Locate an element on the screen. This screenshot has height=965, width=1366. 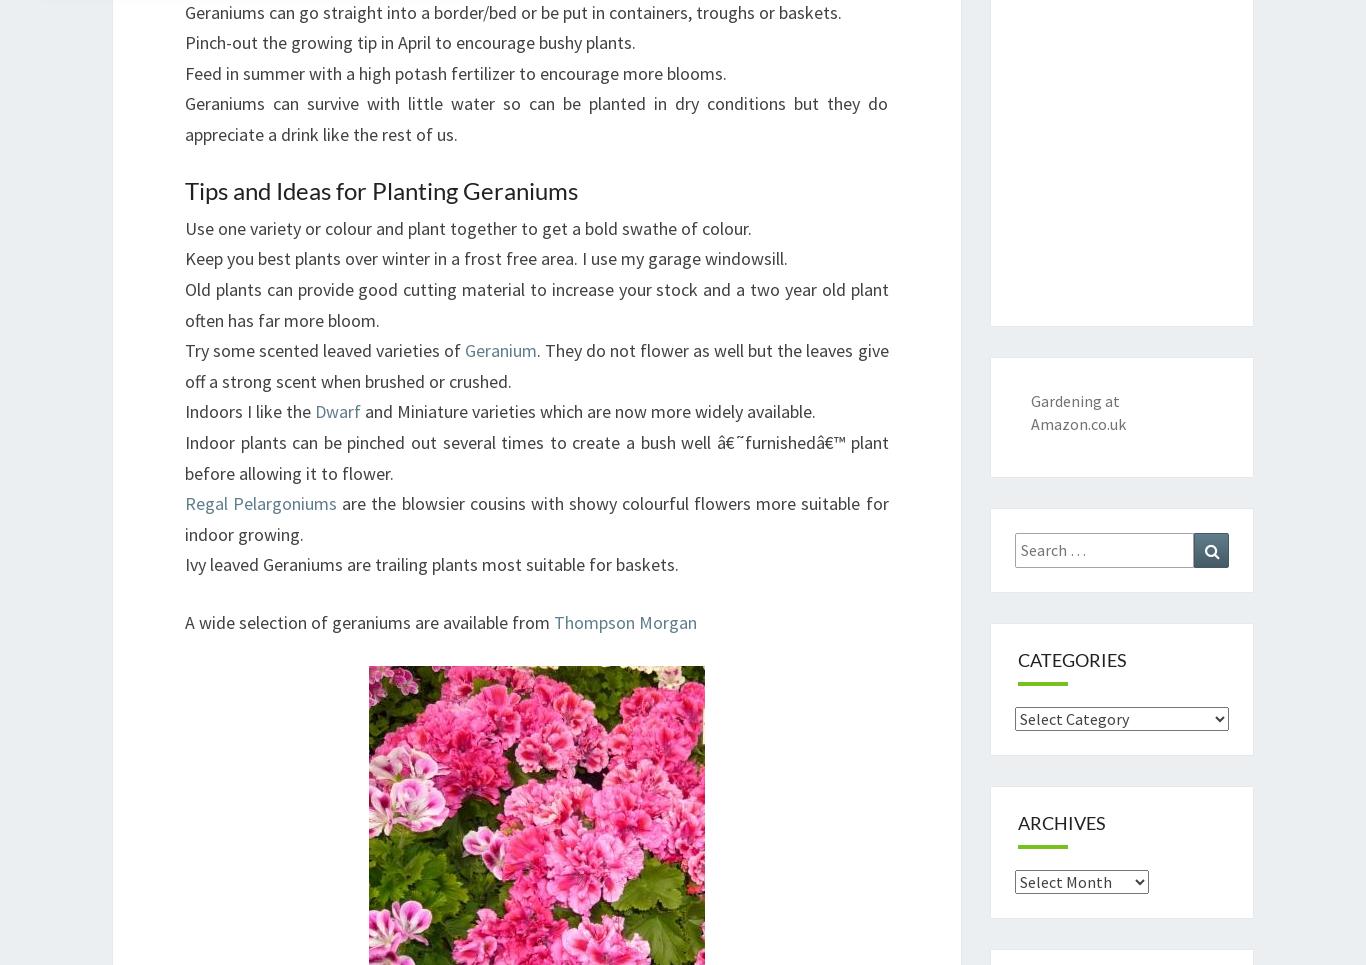
'Use one variety or colour and plant together to get a bold swathe of colour.' is located at coordinates (468, 226).